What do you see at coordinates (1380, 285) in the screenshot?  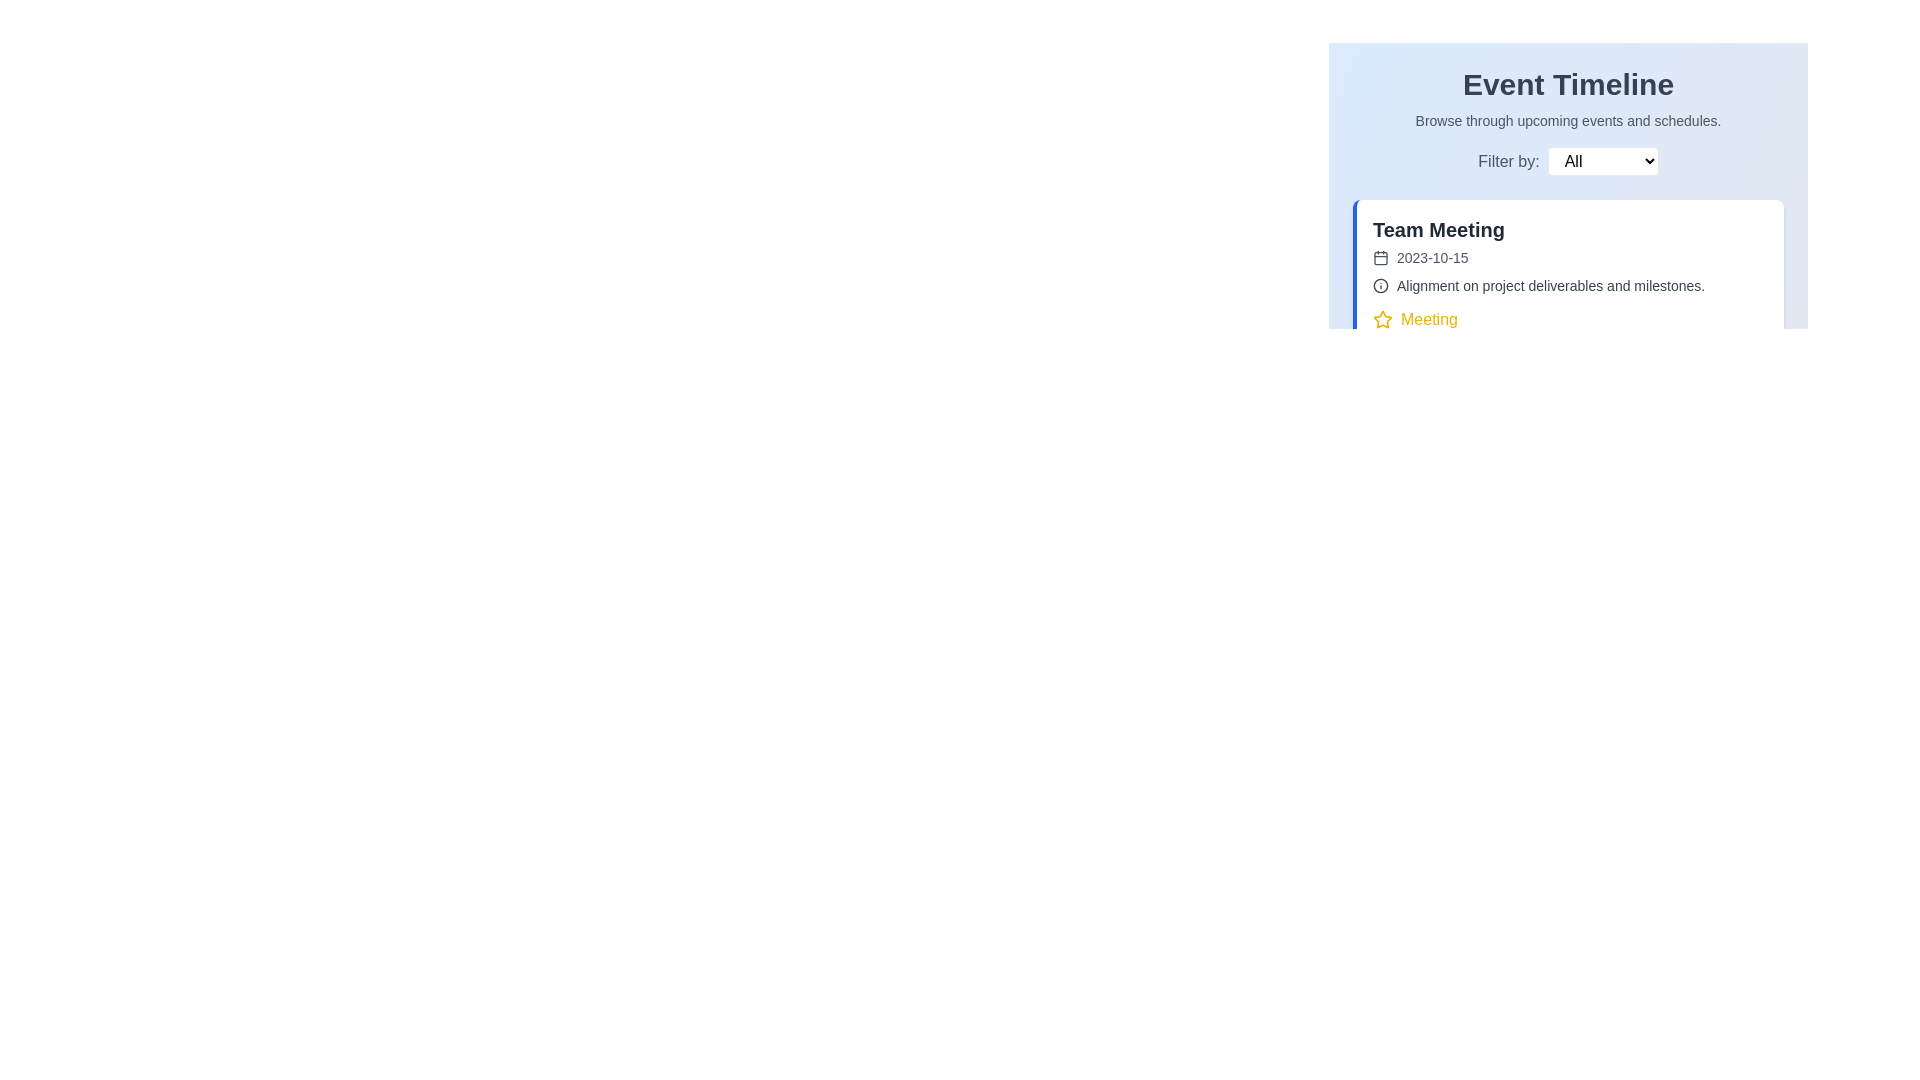 I see `the icon component, a decorative circle element within the SVG that indicates the importance of information, located near the text 'Alignment on project deliverables and milestones.'` at bounding box center [1380, 285].